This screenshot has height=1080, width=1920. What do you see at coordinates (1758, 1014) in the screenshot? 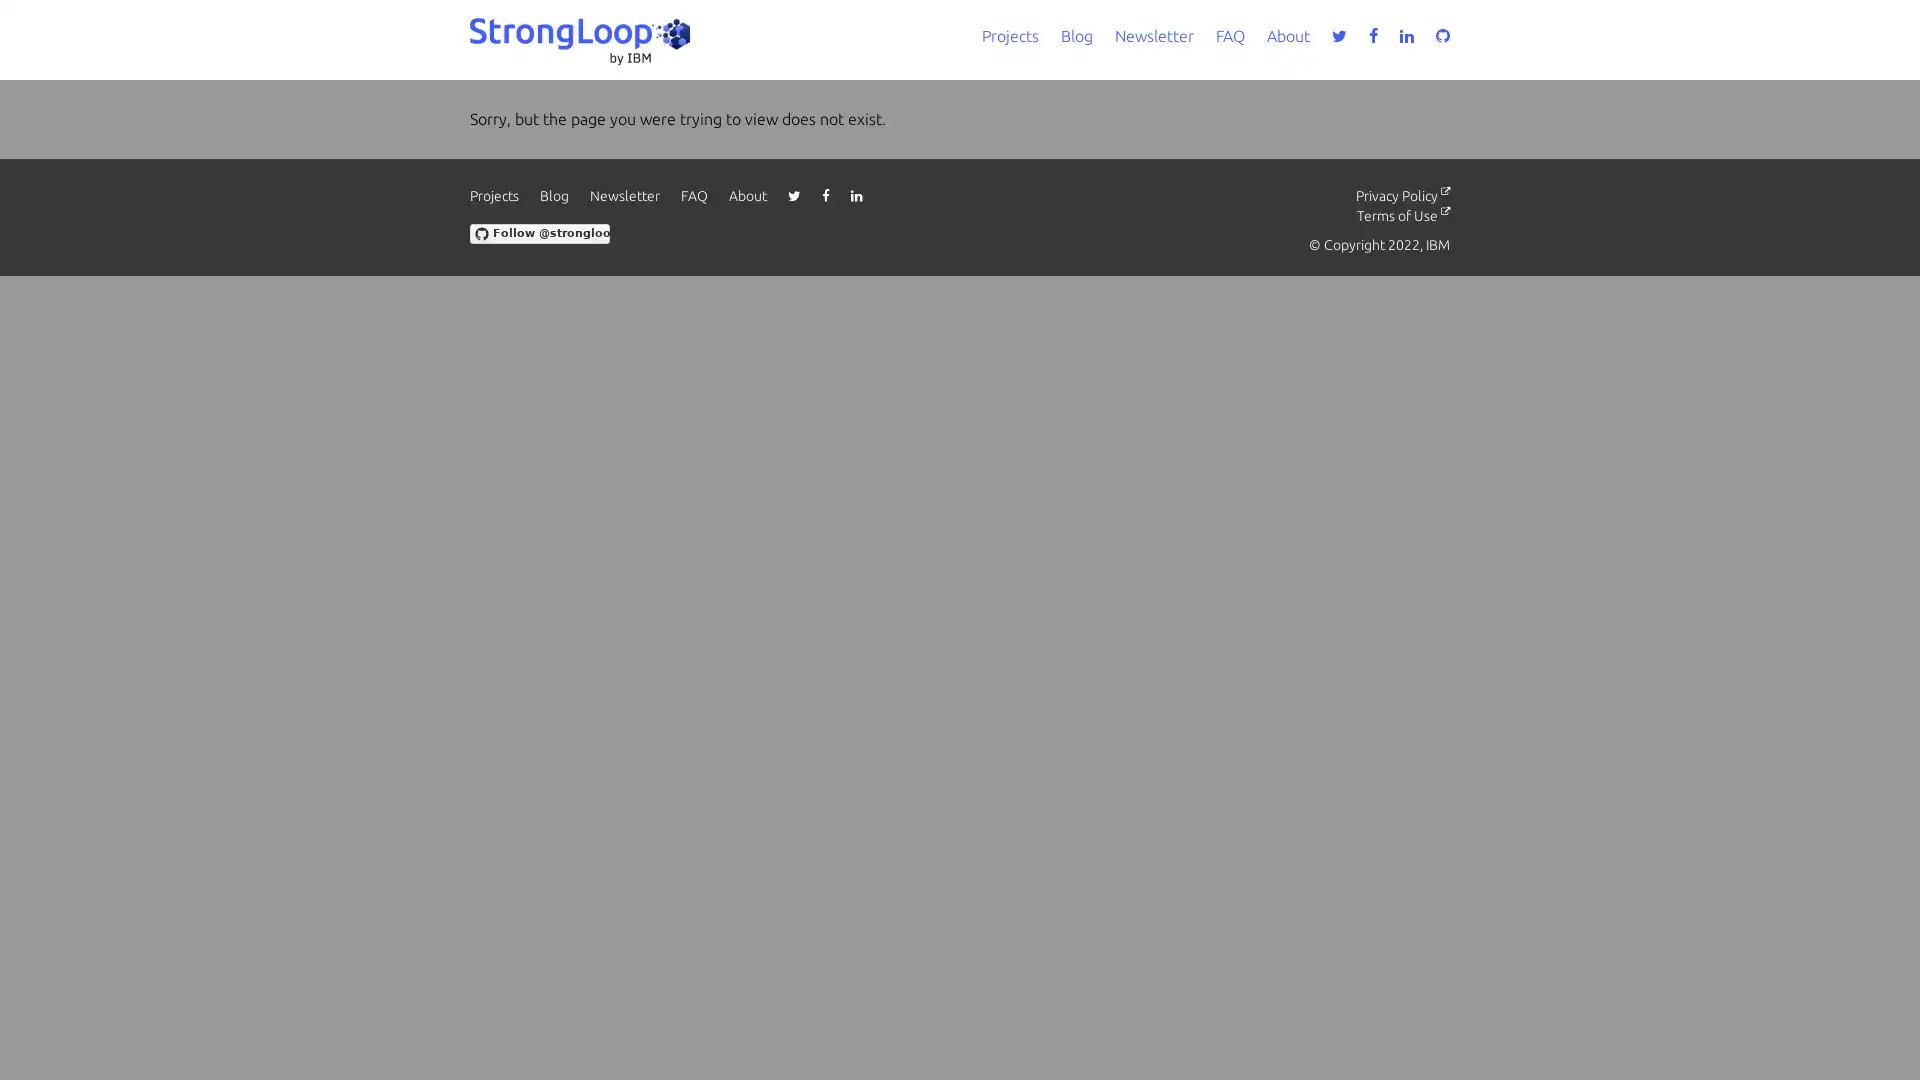
I see `Do not sell my personal information` at bounding box center [1758, 1014].